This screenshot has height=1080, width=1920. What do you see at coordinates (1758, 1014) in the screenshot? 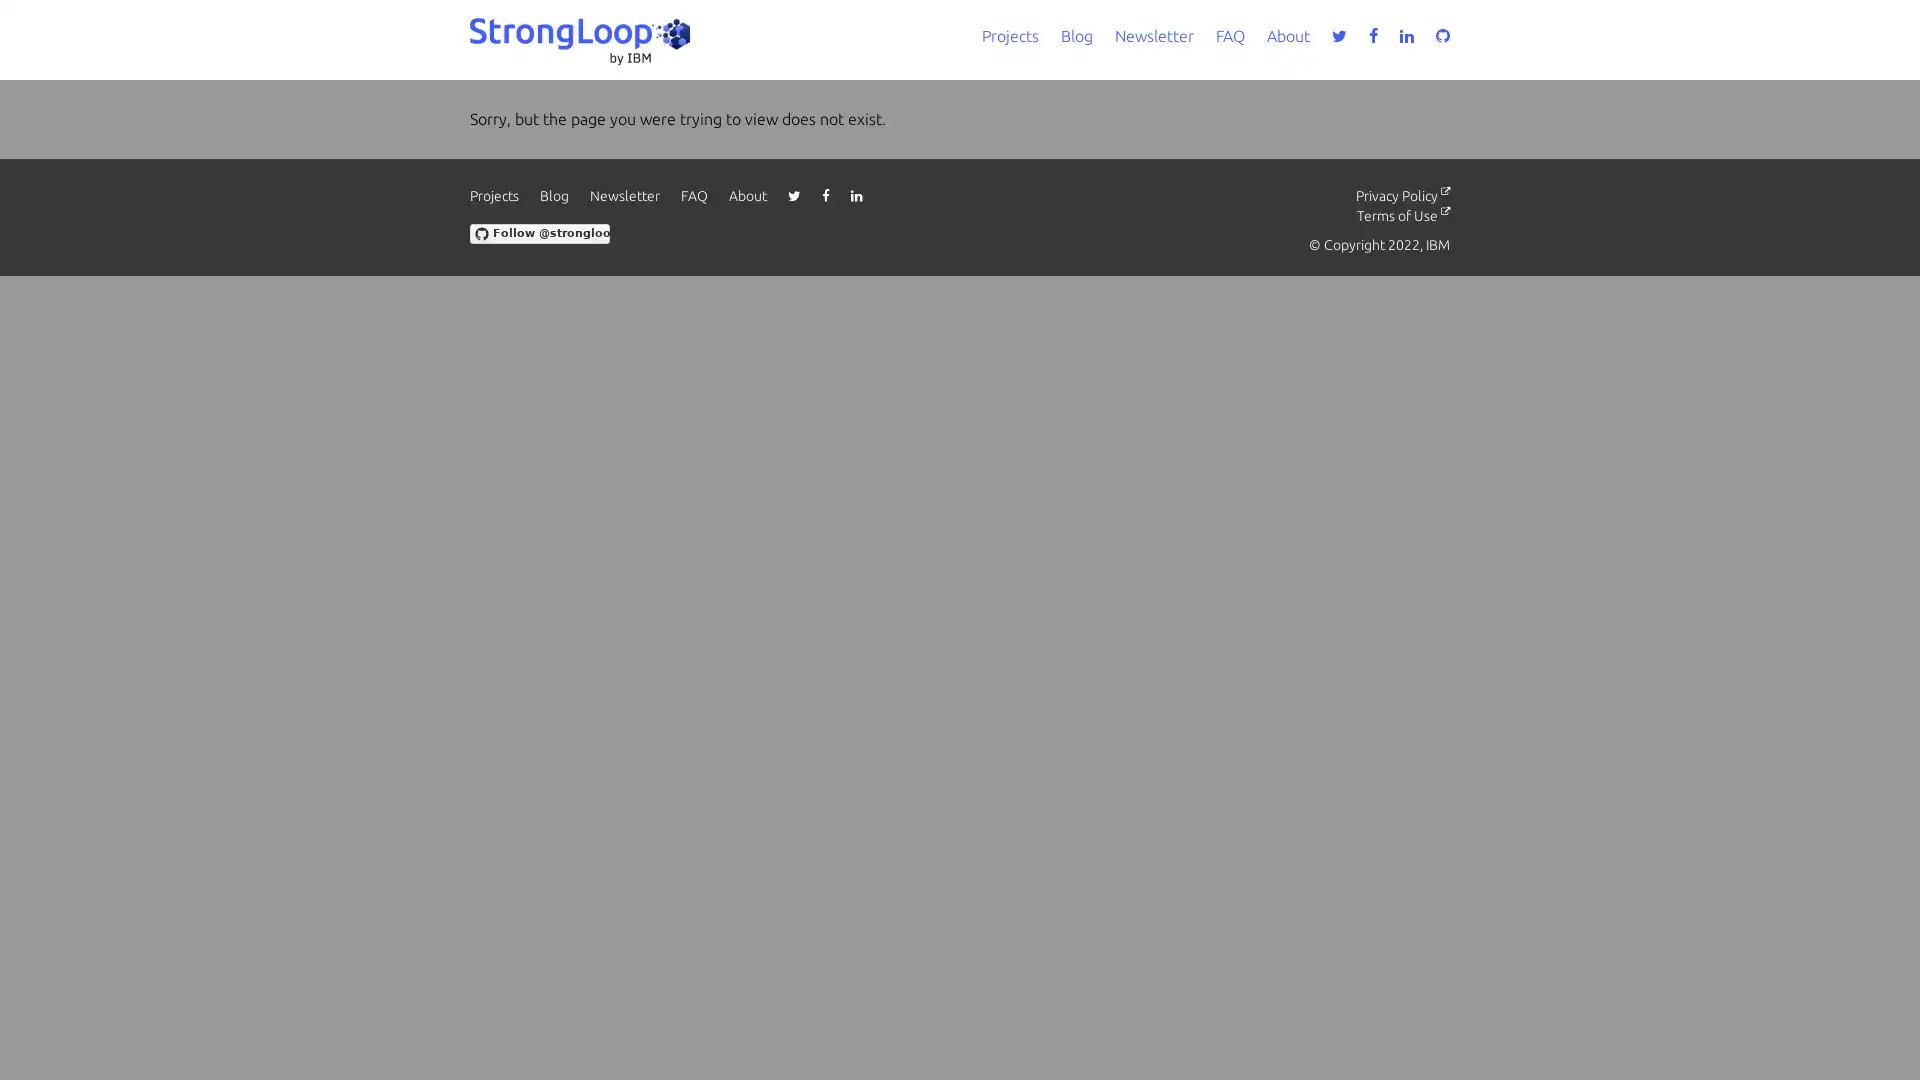
I see `Do not sell my personal information` at bounding box center [1758, 1014].